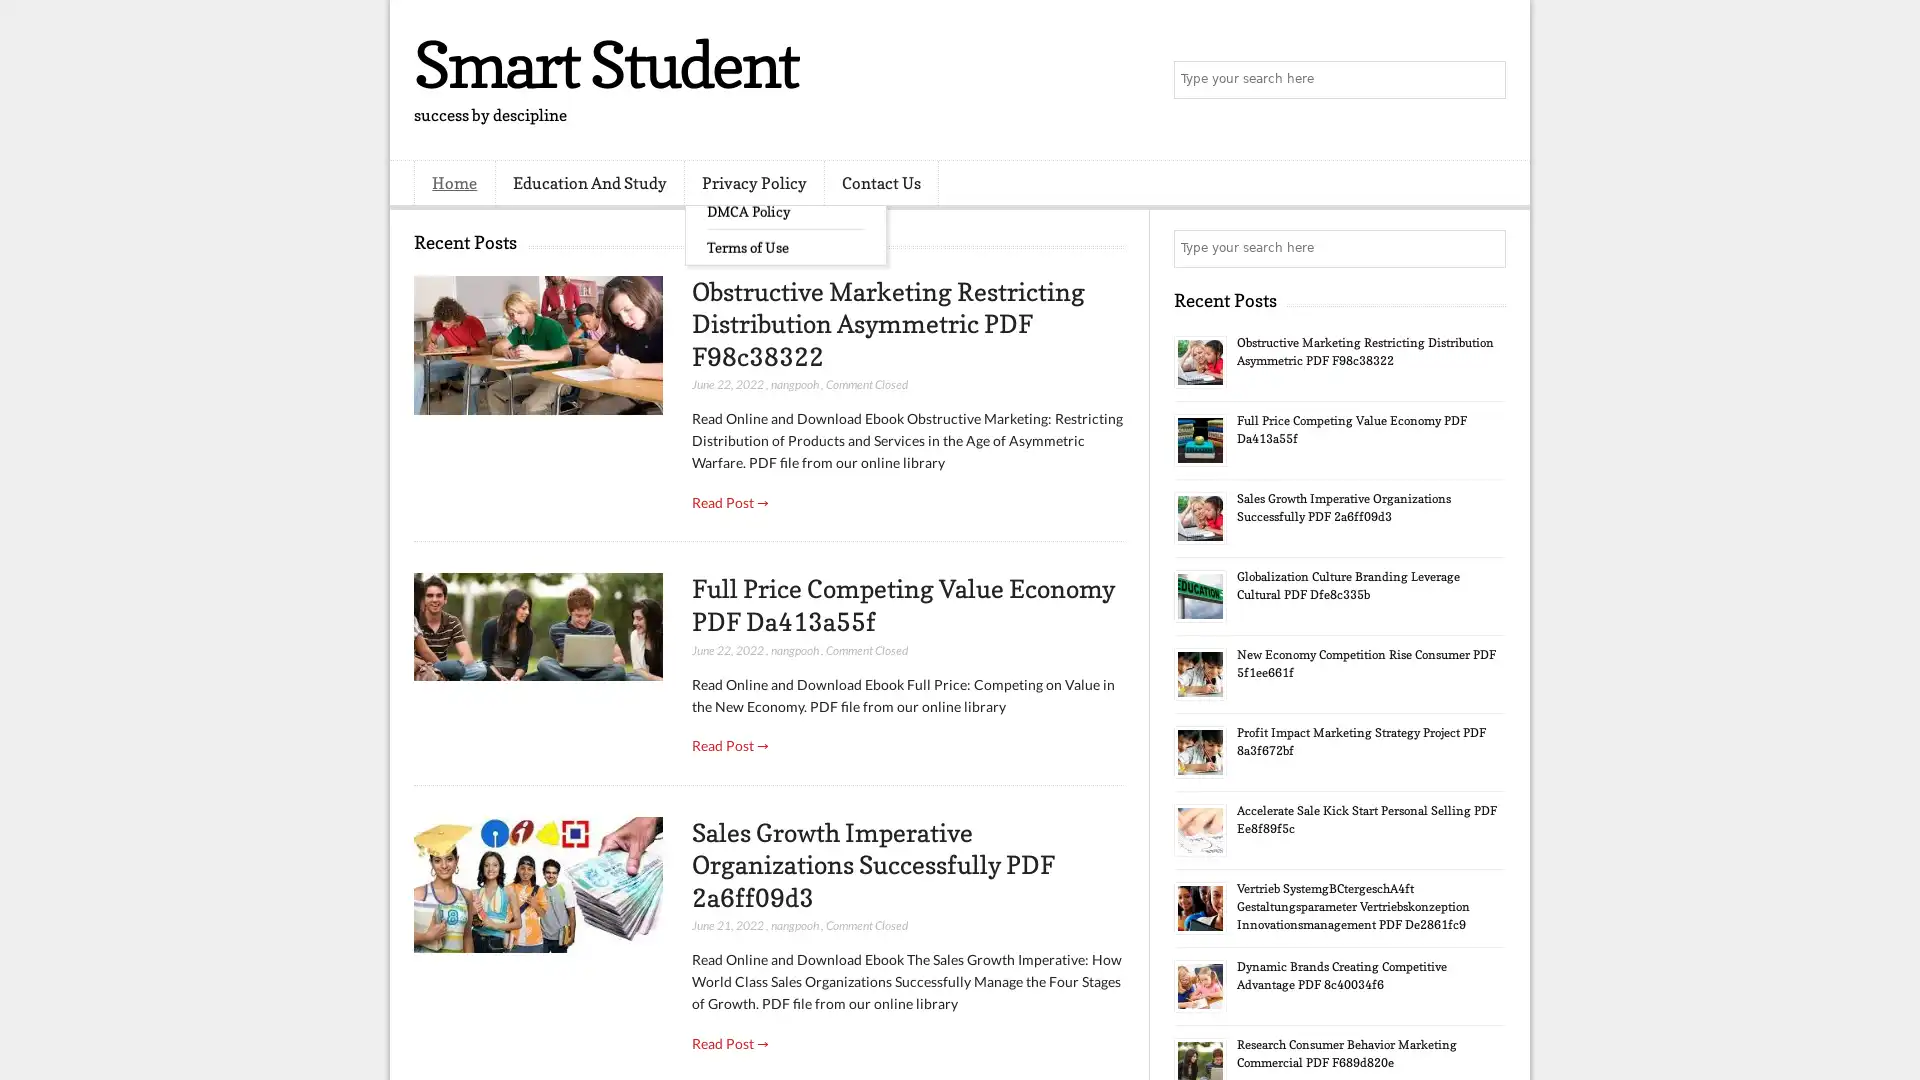  Describe the element at coordinates (1485, 248) in the screenshot. I see `Search` at that location.